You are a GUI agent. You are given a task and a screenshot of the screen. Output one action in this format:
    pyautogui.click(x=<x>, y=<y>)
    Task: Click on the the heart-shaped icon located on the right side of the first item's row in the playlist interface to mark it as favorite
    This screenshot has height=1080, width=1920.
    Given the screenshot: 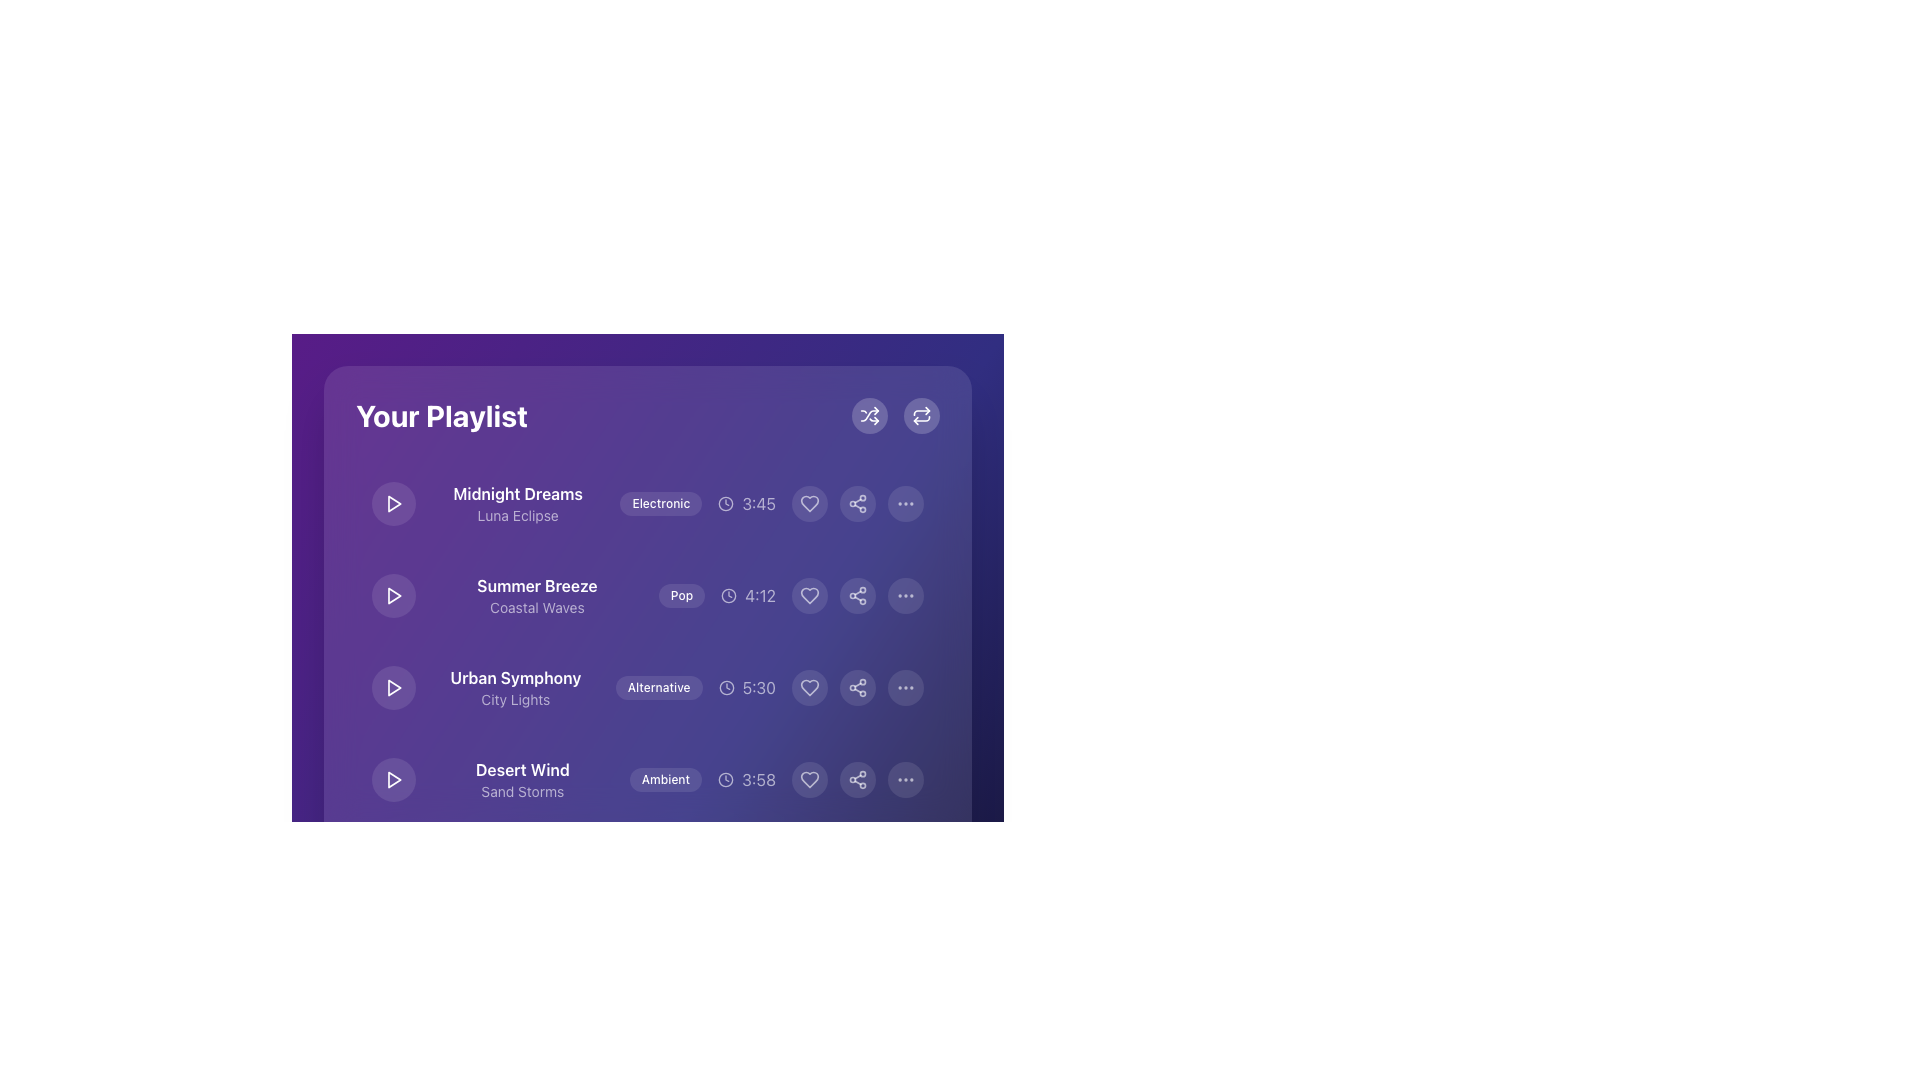 What is the action you would take?
    pyautogui.click(x=810, y=503)
    